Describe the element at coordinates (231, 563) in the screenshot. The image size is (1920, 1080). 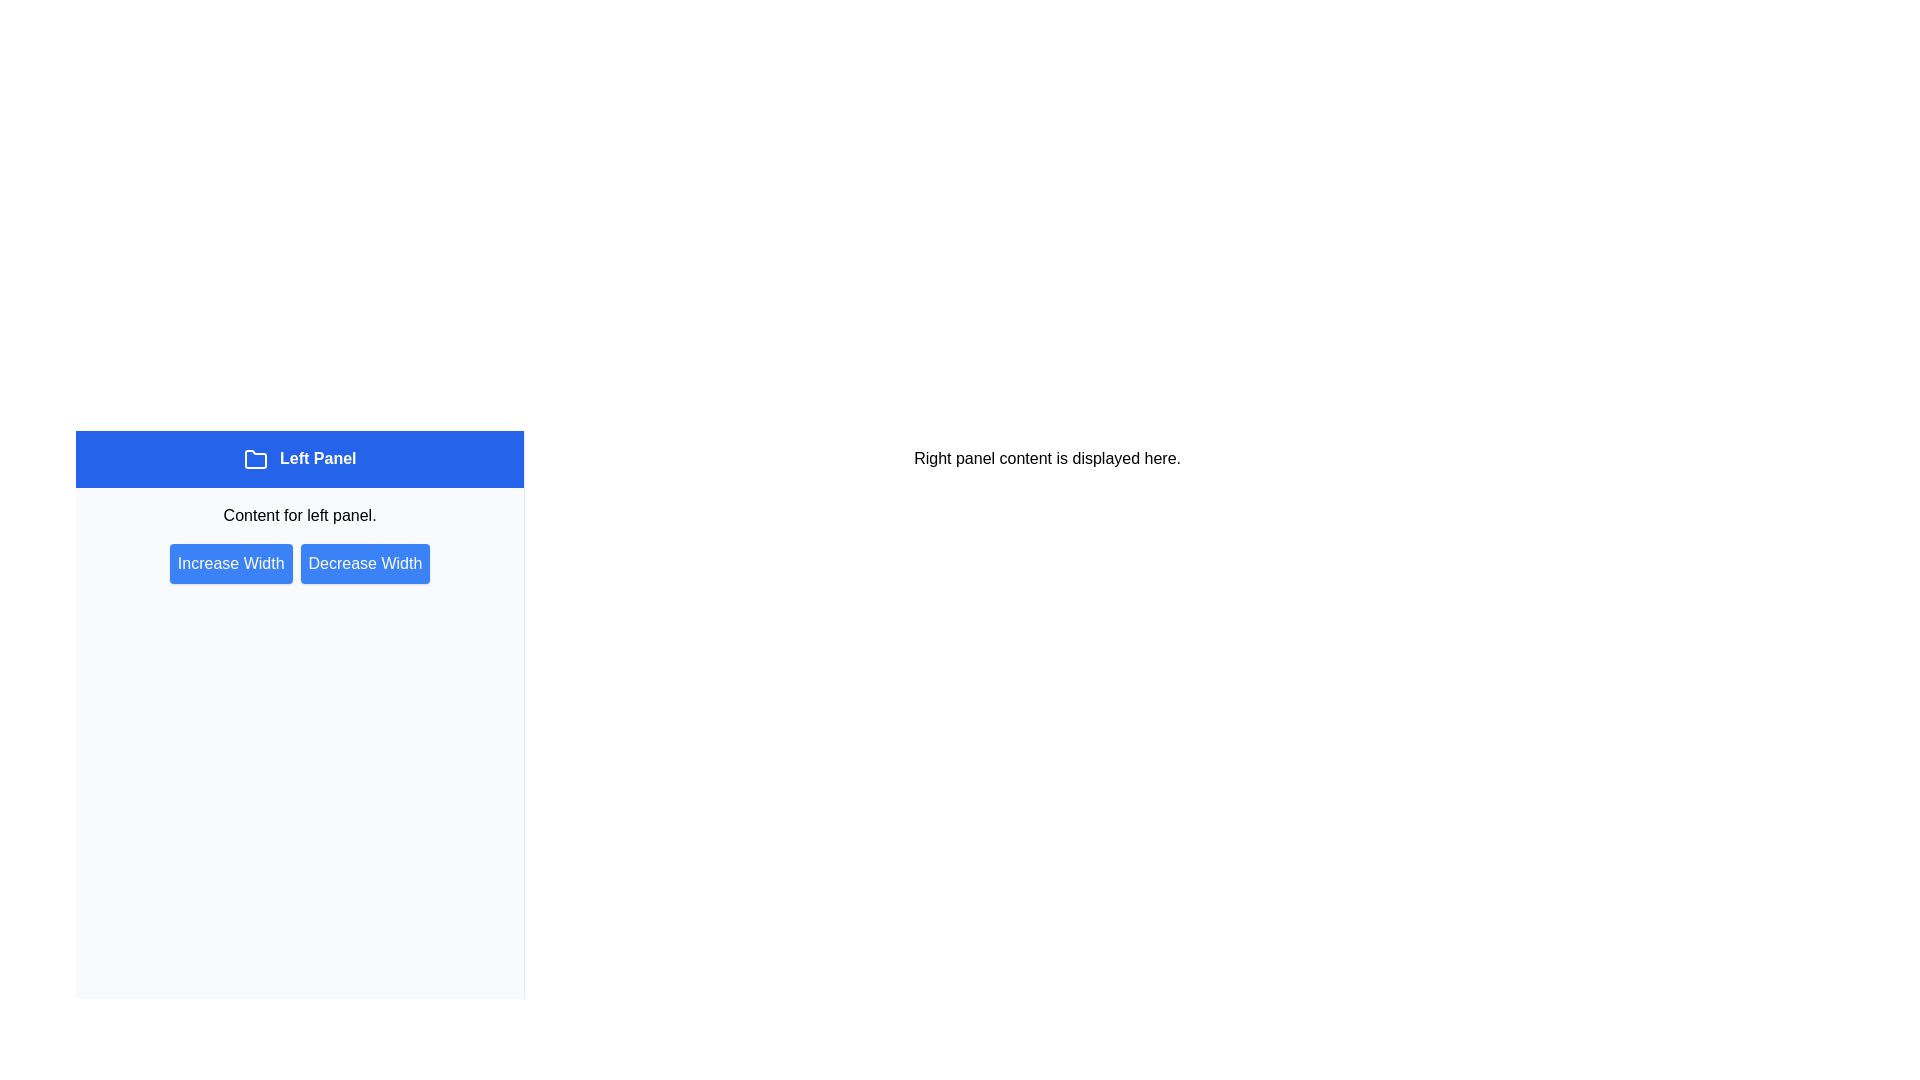
I see `the 'Increase Width' button, which is a rectangular button with a blue background and white text, located in the left panel of a horizontal button group` at that location.